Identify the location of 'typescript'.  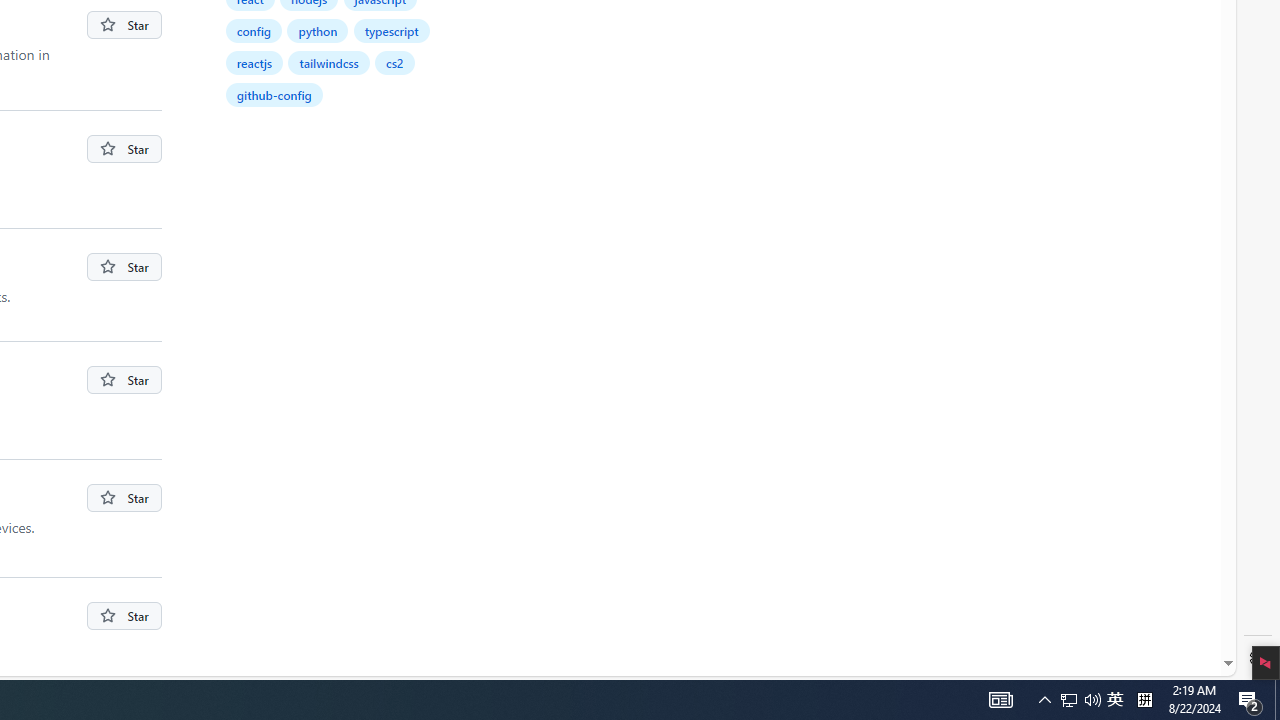
(391, 30).